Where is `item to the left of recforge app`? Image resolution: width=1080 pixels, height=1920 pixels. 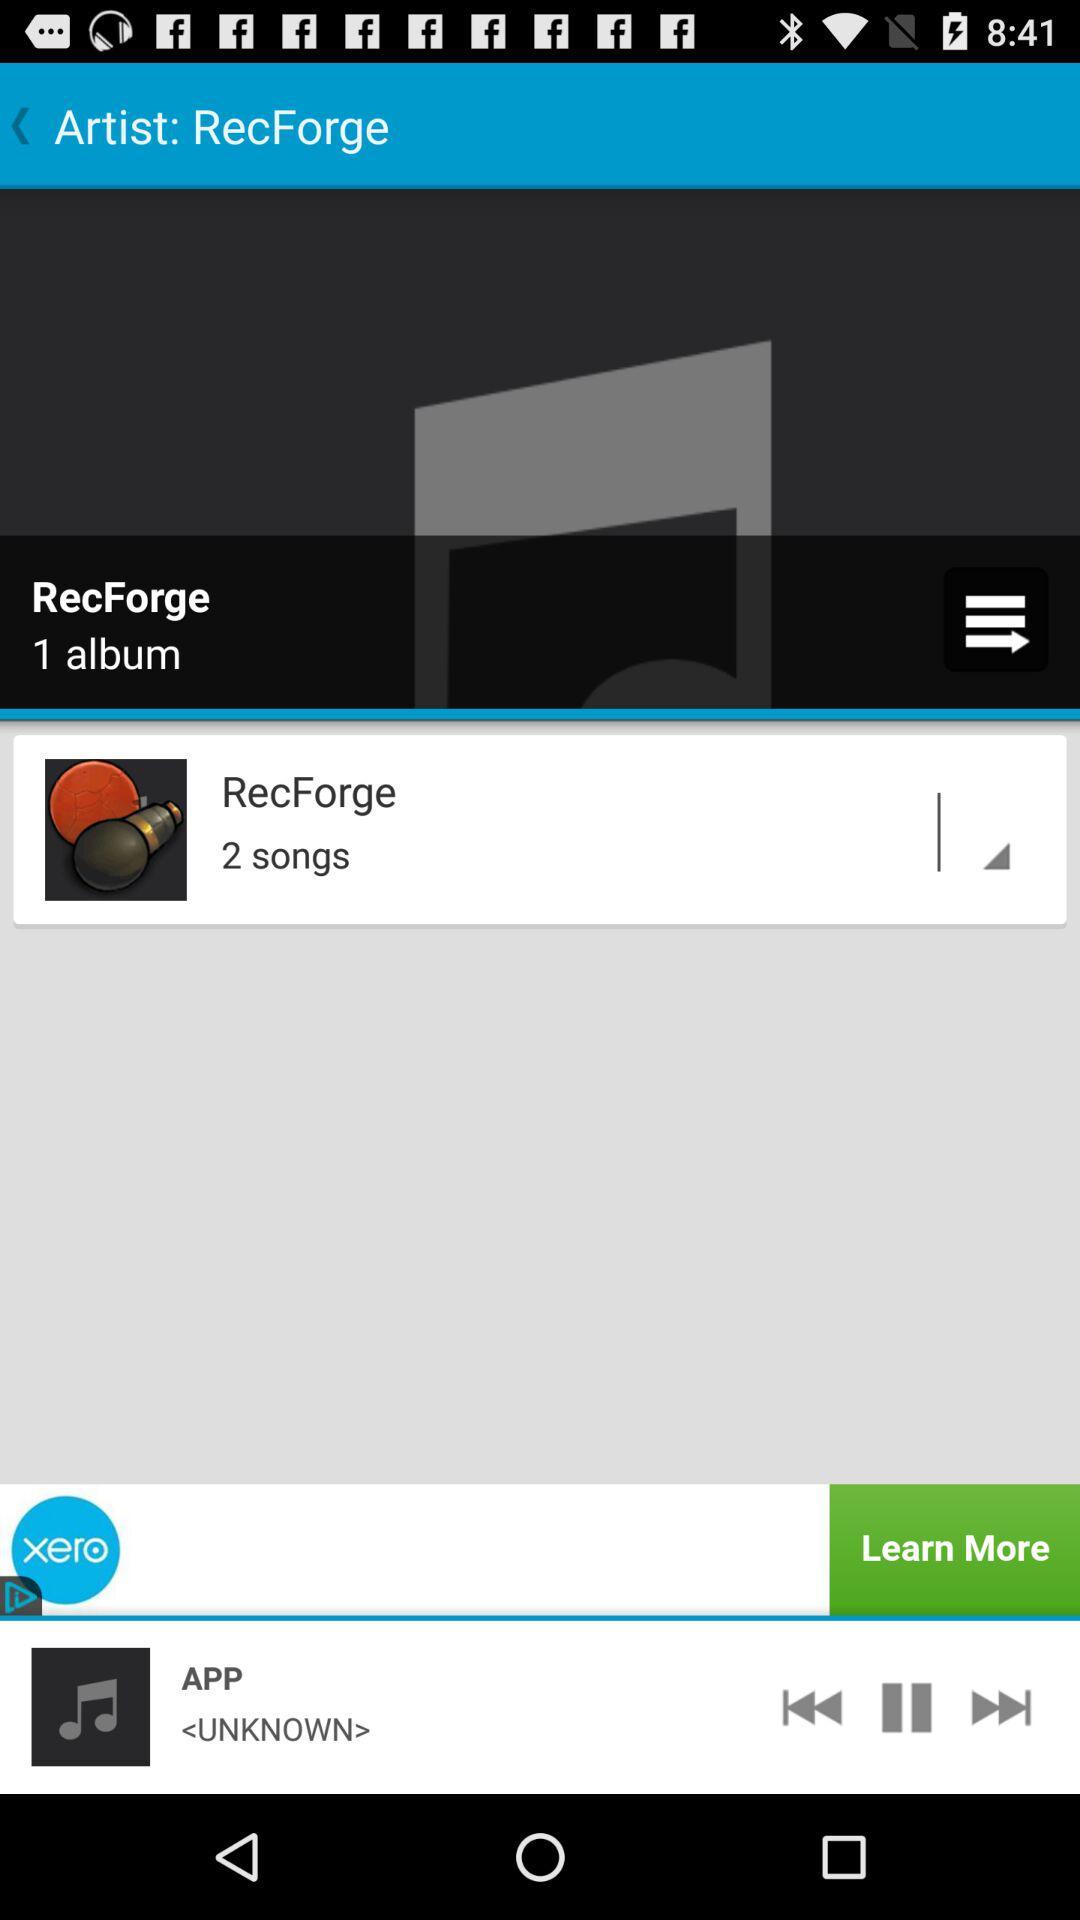
item to the left of recforge app is located at coordinates (115, 829).